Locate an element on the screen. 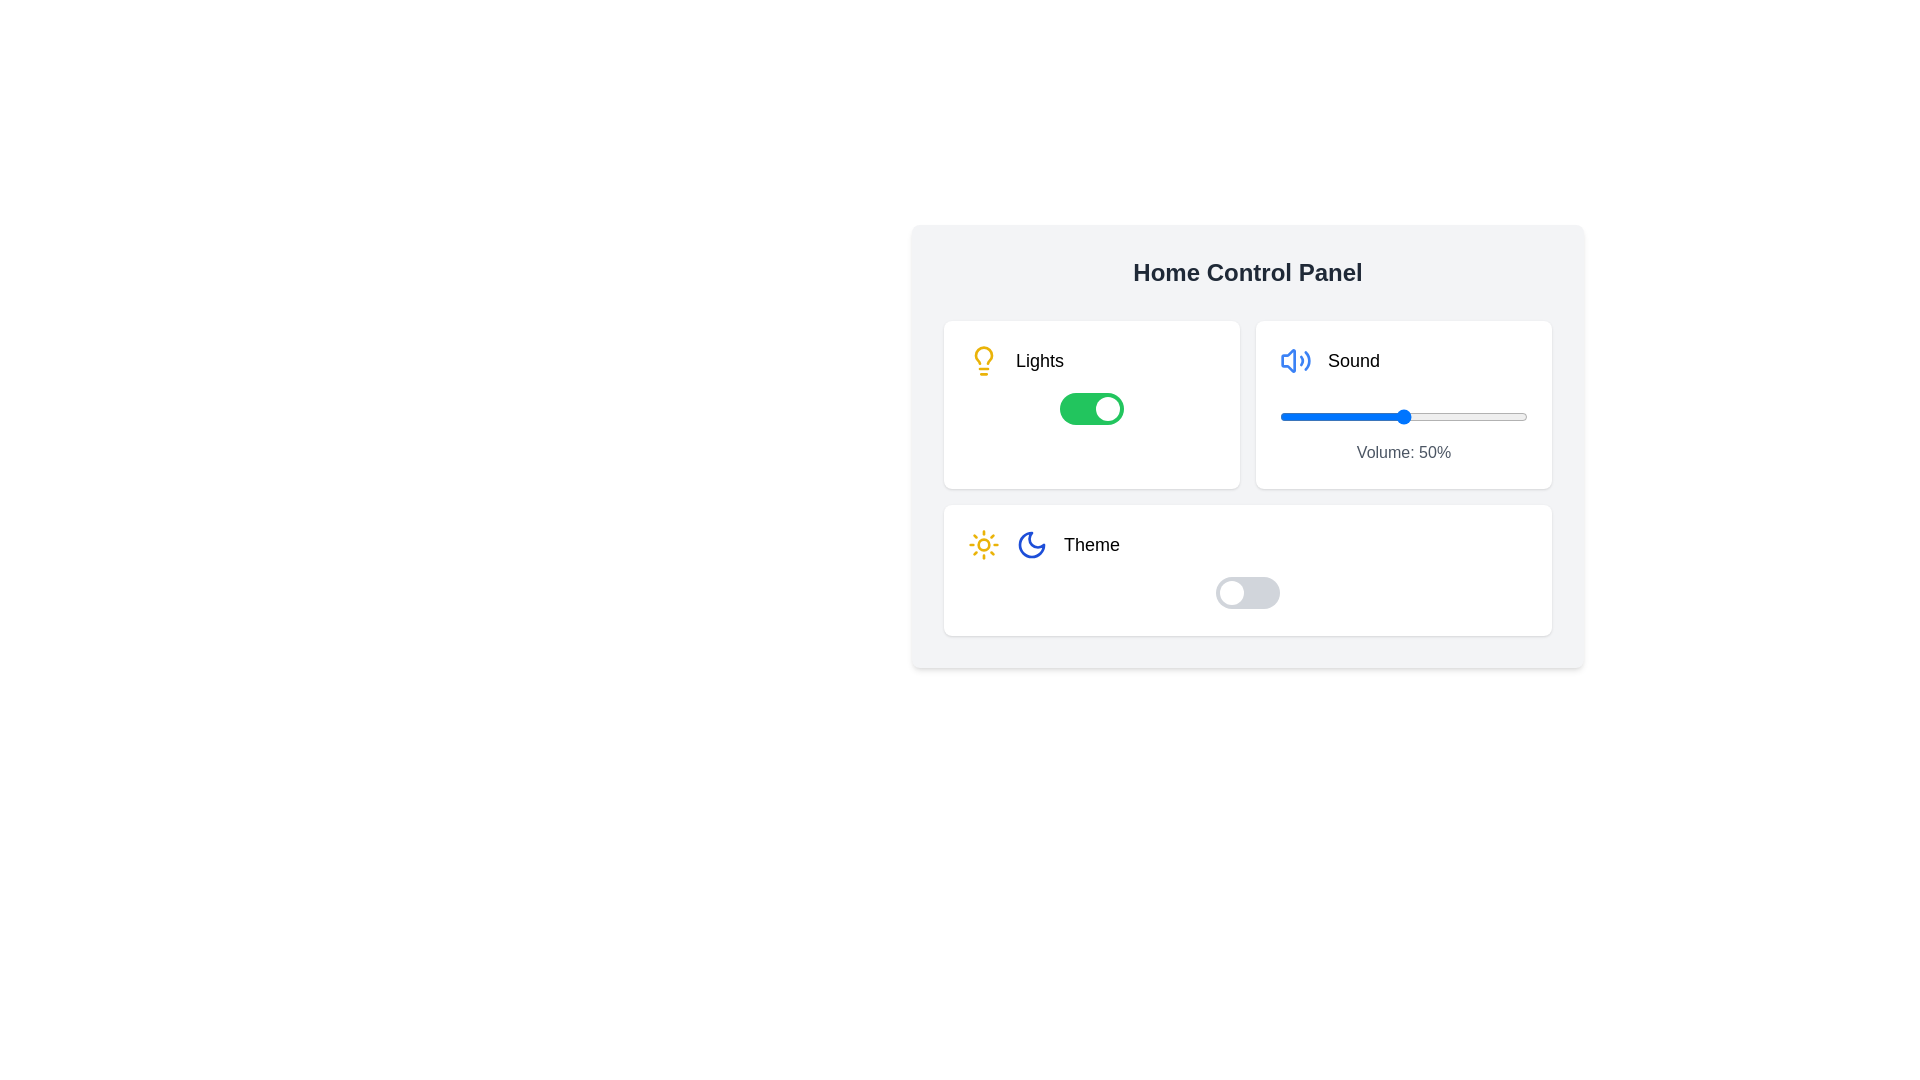  the toggle switch for the 'Lights' feature located in the 'Home Control Panel' is located at coordinates (1090, 407).